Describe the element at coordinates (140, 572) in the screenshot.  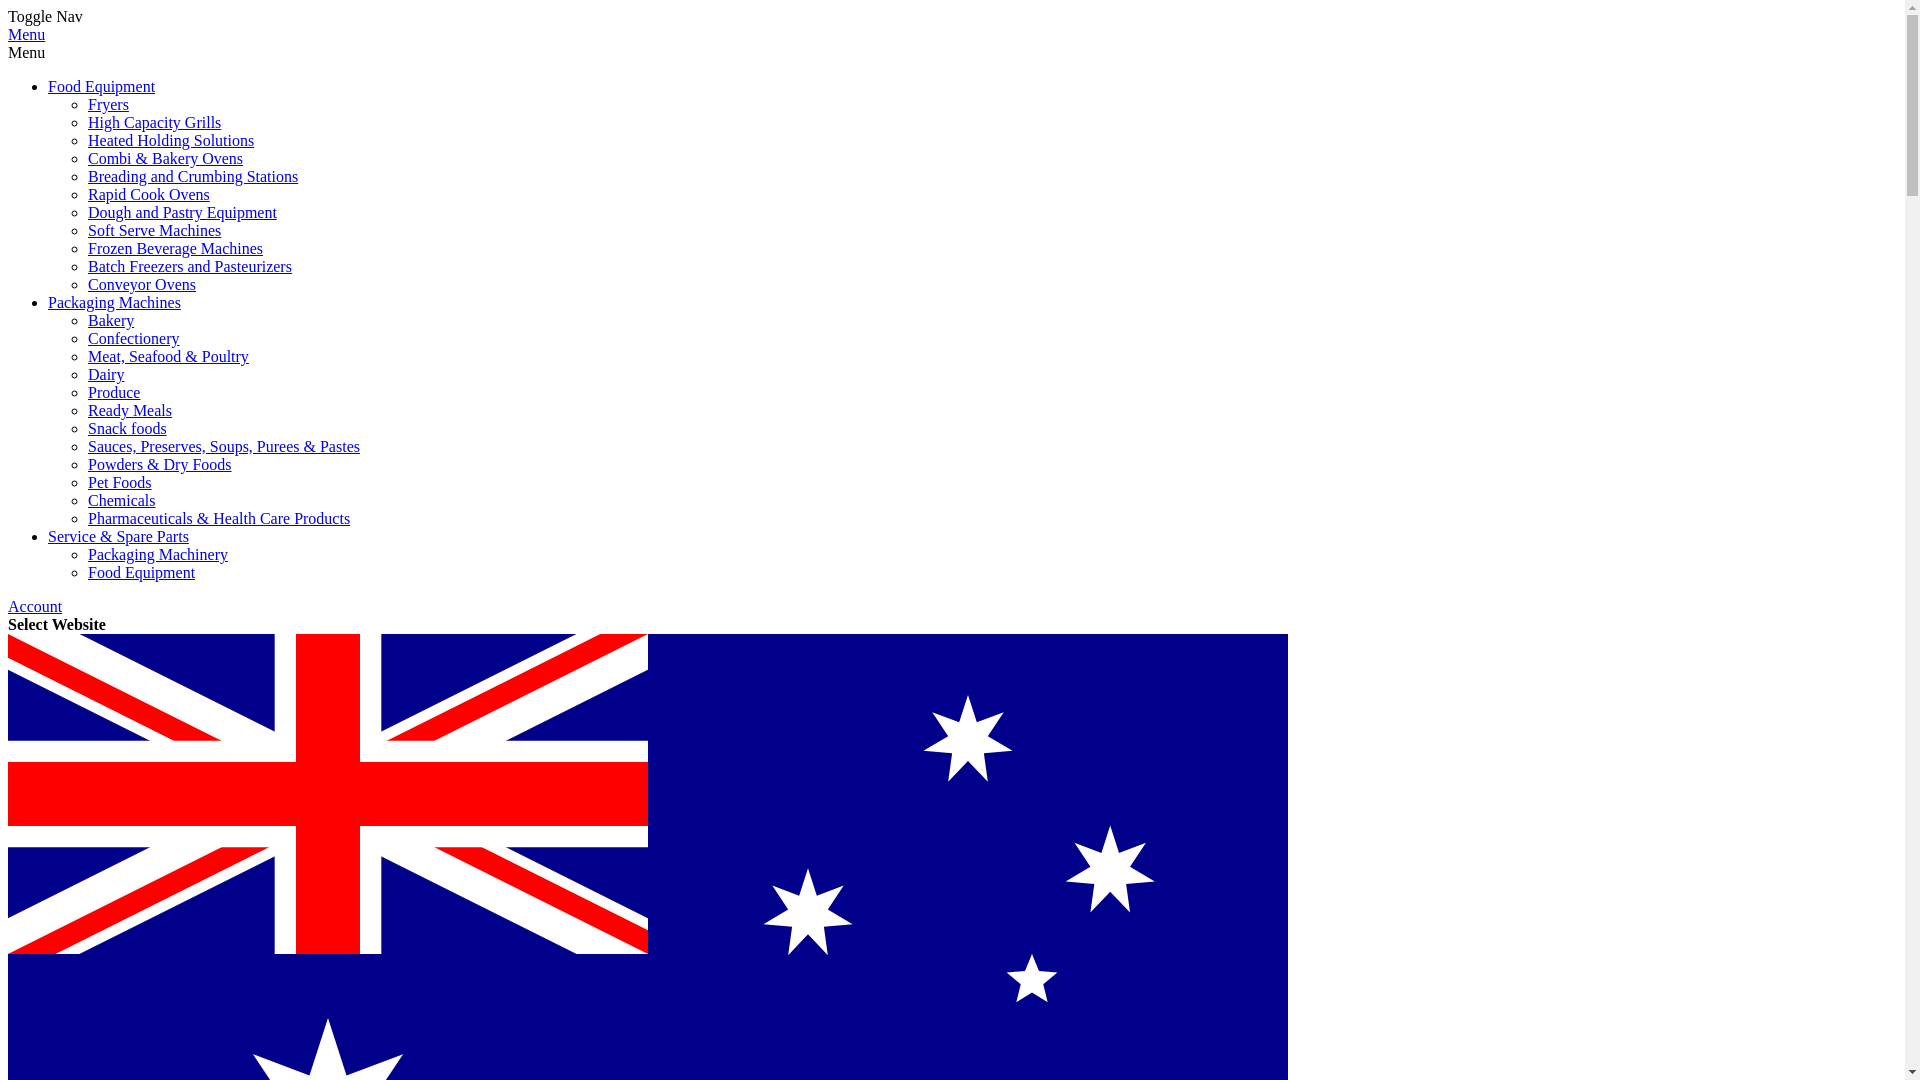
I see `'Food Equipment'` at that location.